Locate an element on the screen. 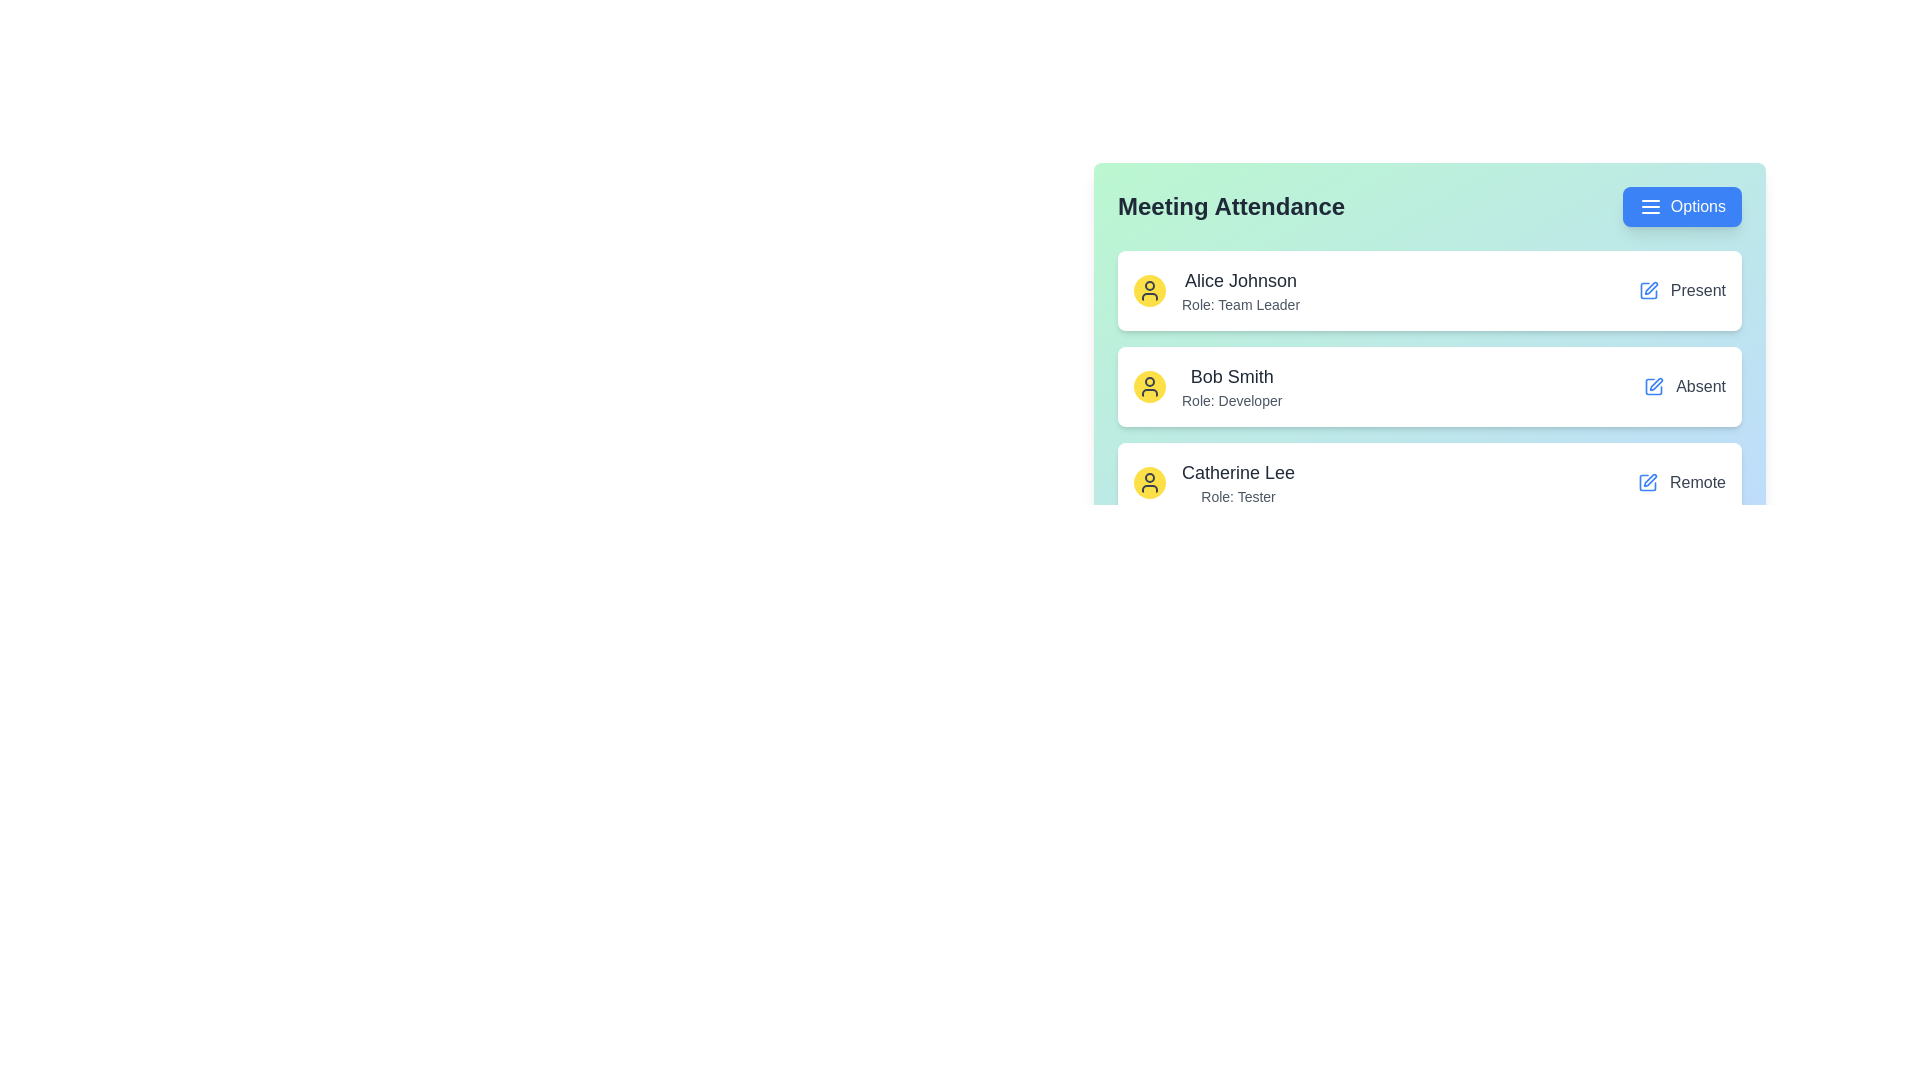  the image icon depicting a person, which is enclosed in a yellow circular background and positioned to the left of the text 'Catherine Lee Role: Tester' is located at coordinates (1150, 482).